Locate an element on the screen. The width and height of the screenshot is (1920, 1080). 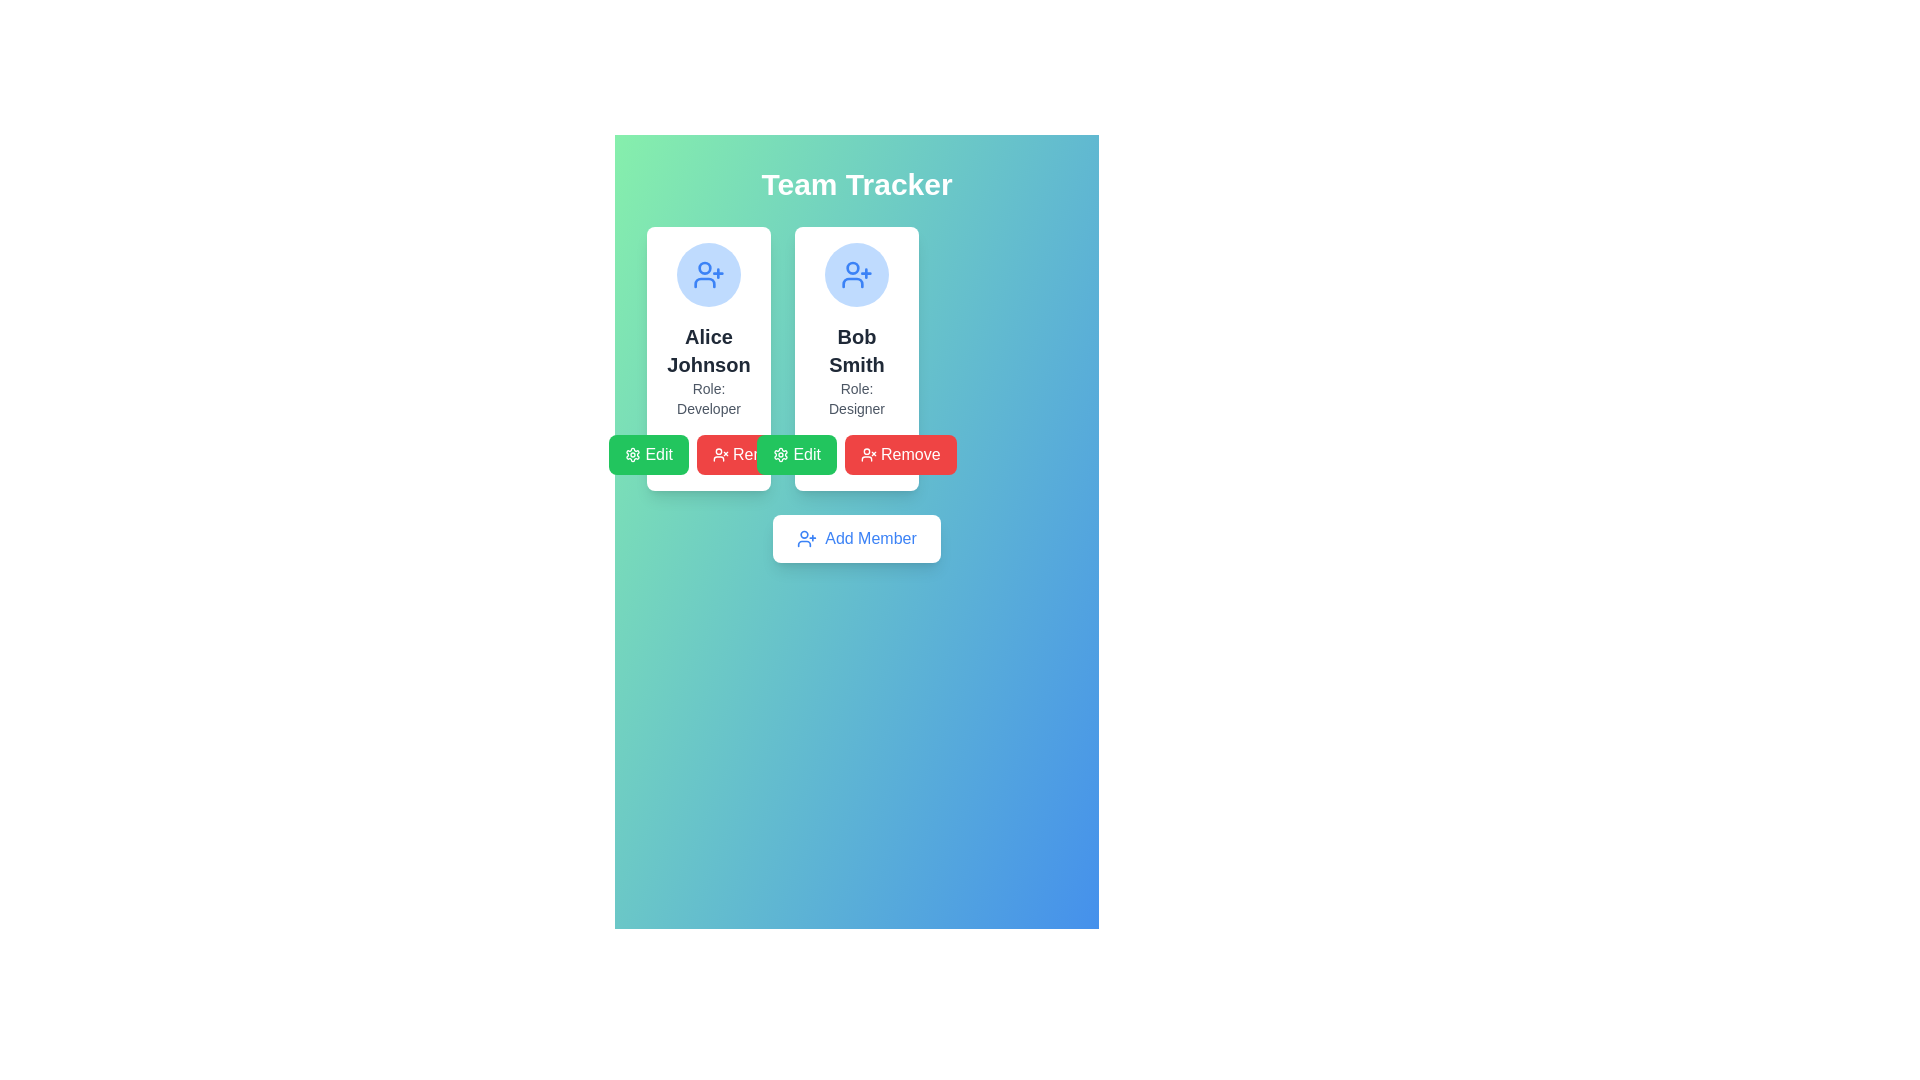
the circular SVG element that is part of the user avatar icon for 'Alice Johnson', located at the top-left corner of the profile card is located at coordinates (705, 266).